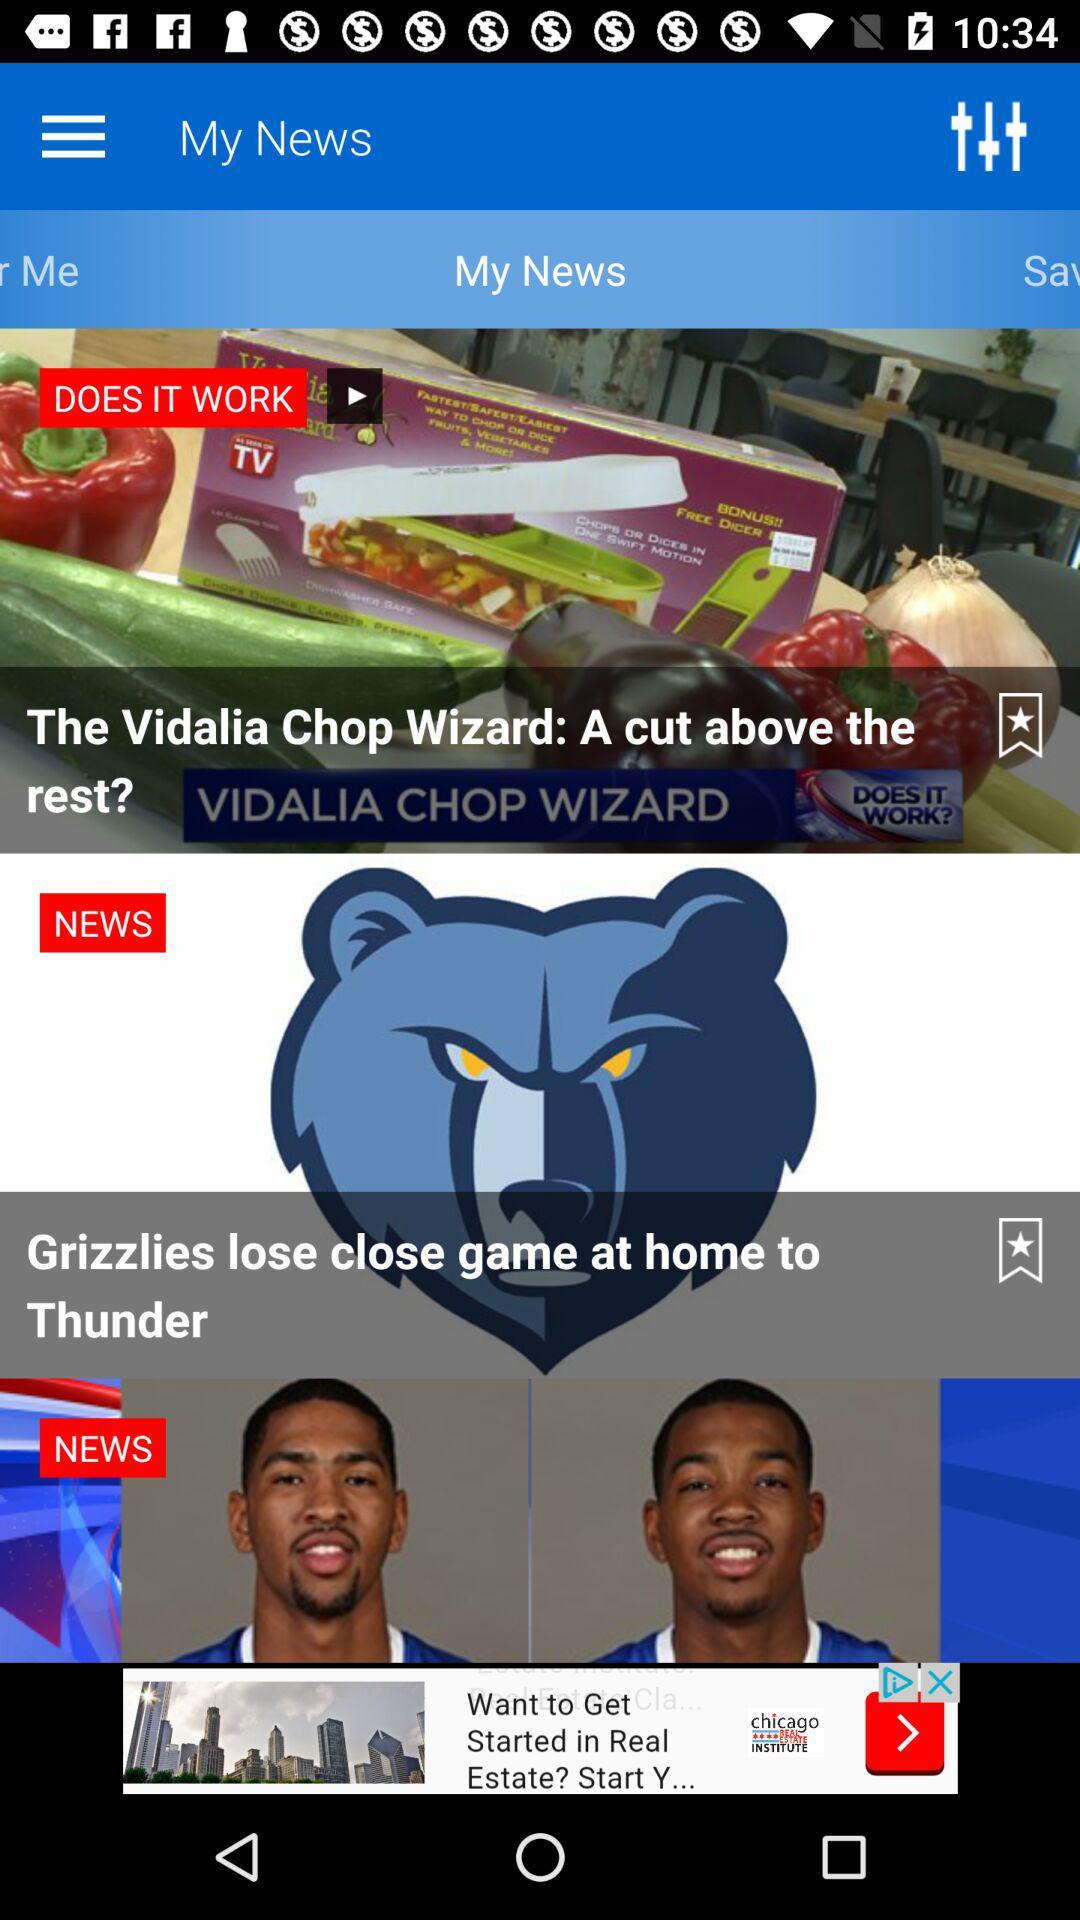 The width and height of the screenshot is (1080, 1920). I want to click on the sliders icon, so click(987, 135).